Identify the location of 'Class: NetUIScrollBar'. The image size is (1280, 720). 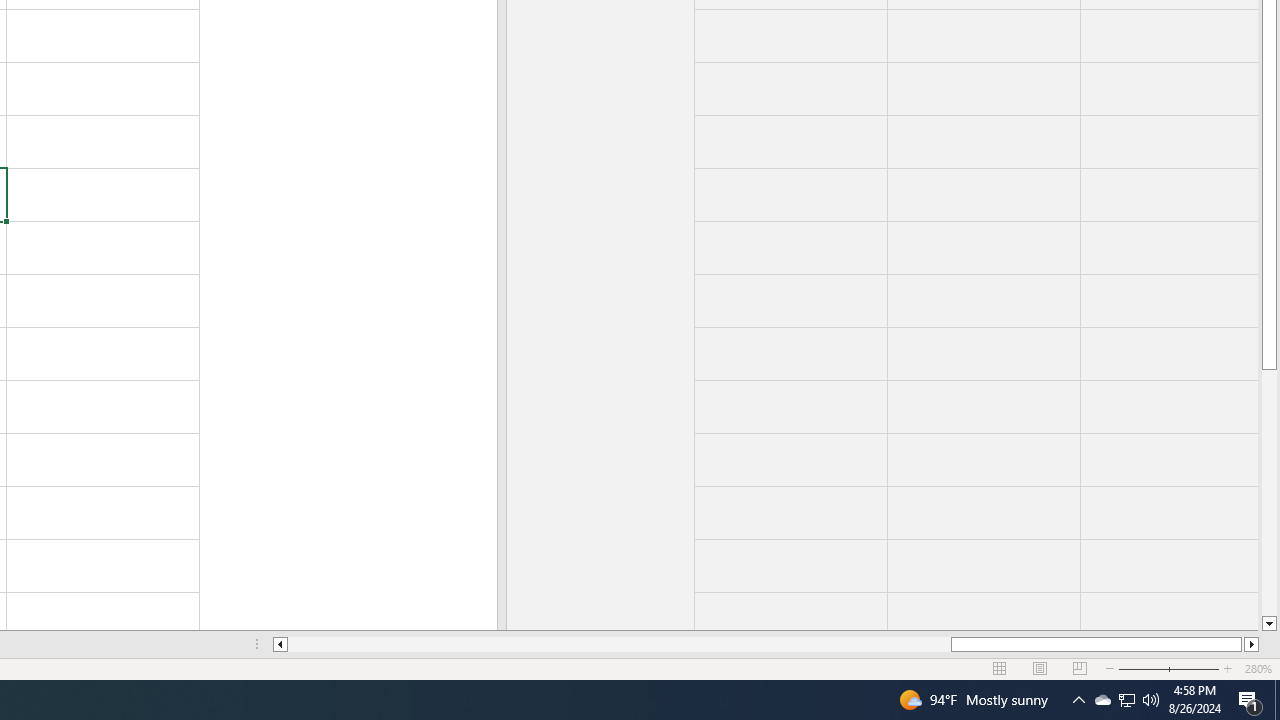
(765, 644).